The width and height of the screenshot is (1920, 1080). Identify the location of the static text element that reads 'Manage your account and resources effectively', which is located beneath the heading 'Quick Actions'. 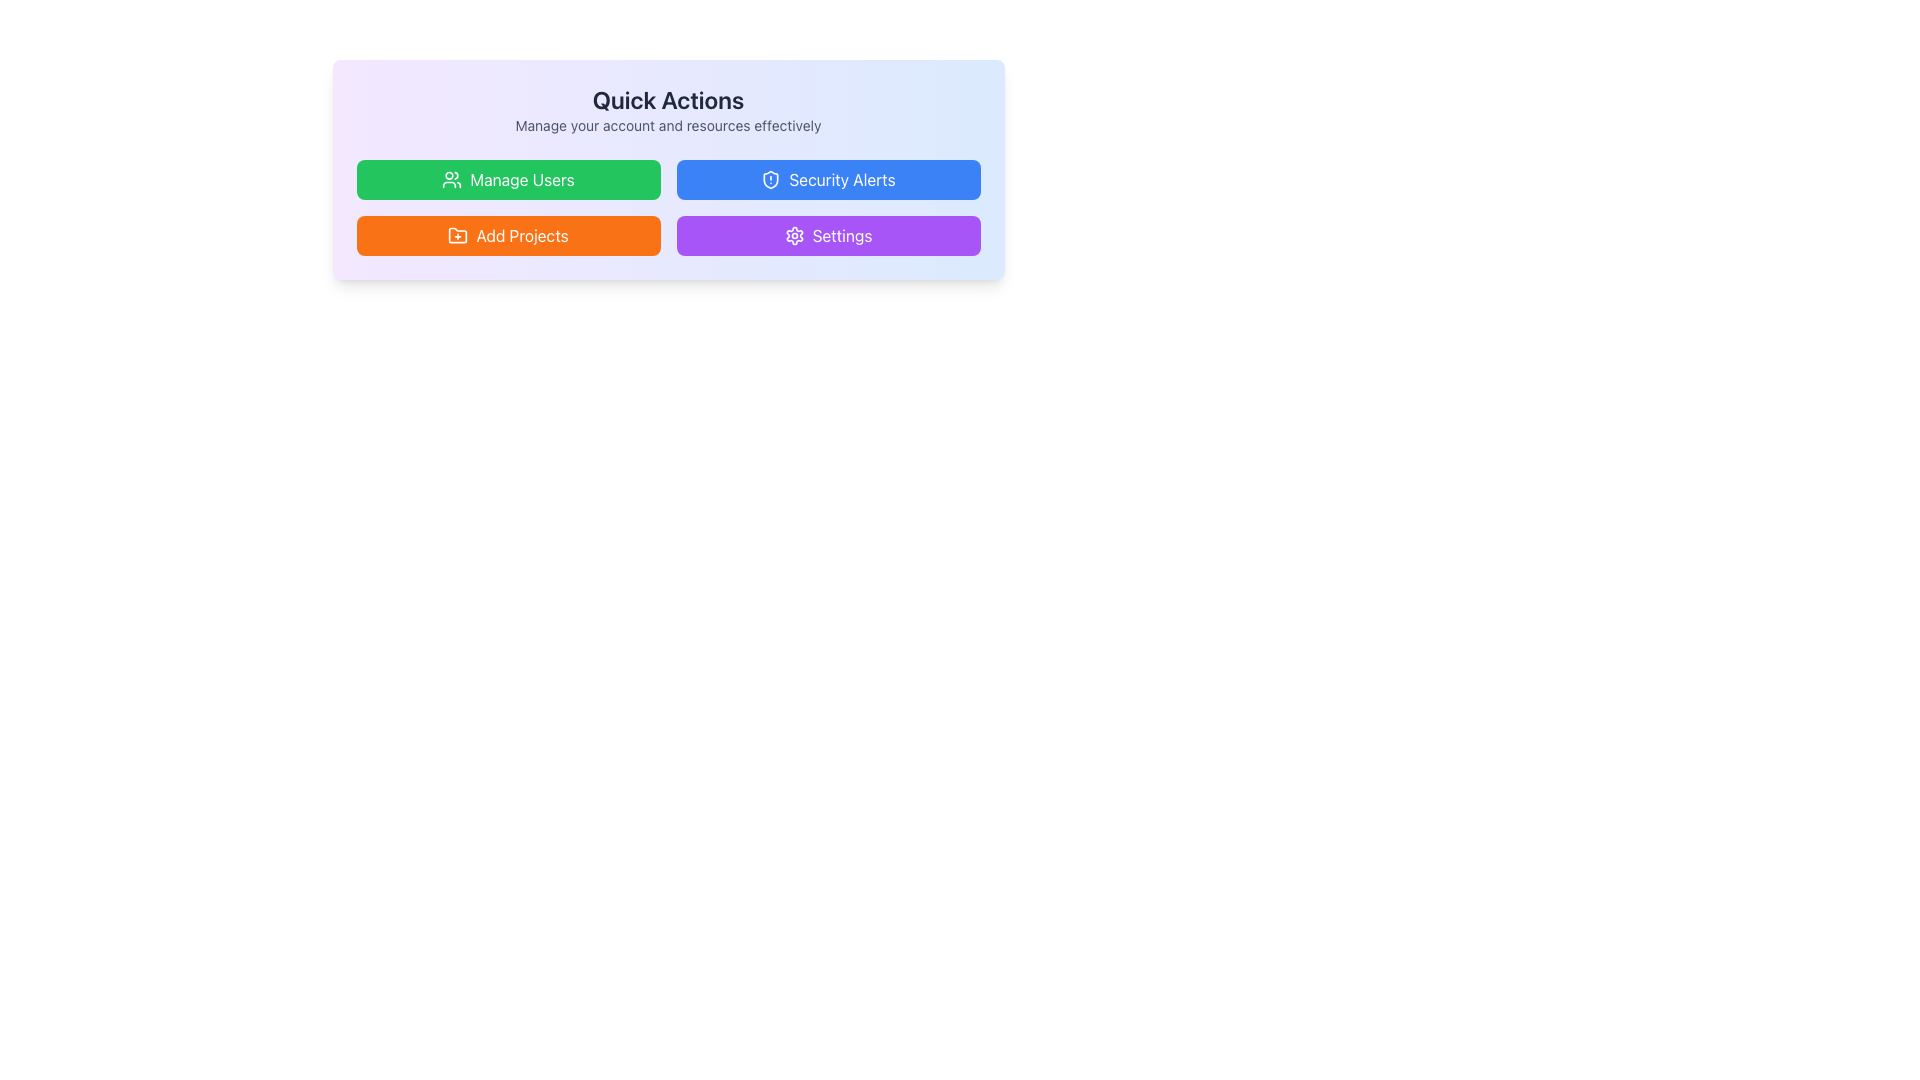
(668, 126).